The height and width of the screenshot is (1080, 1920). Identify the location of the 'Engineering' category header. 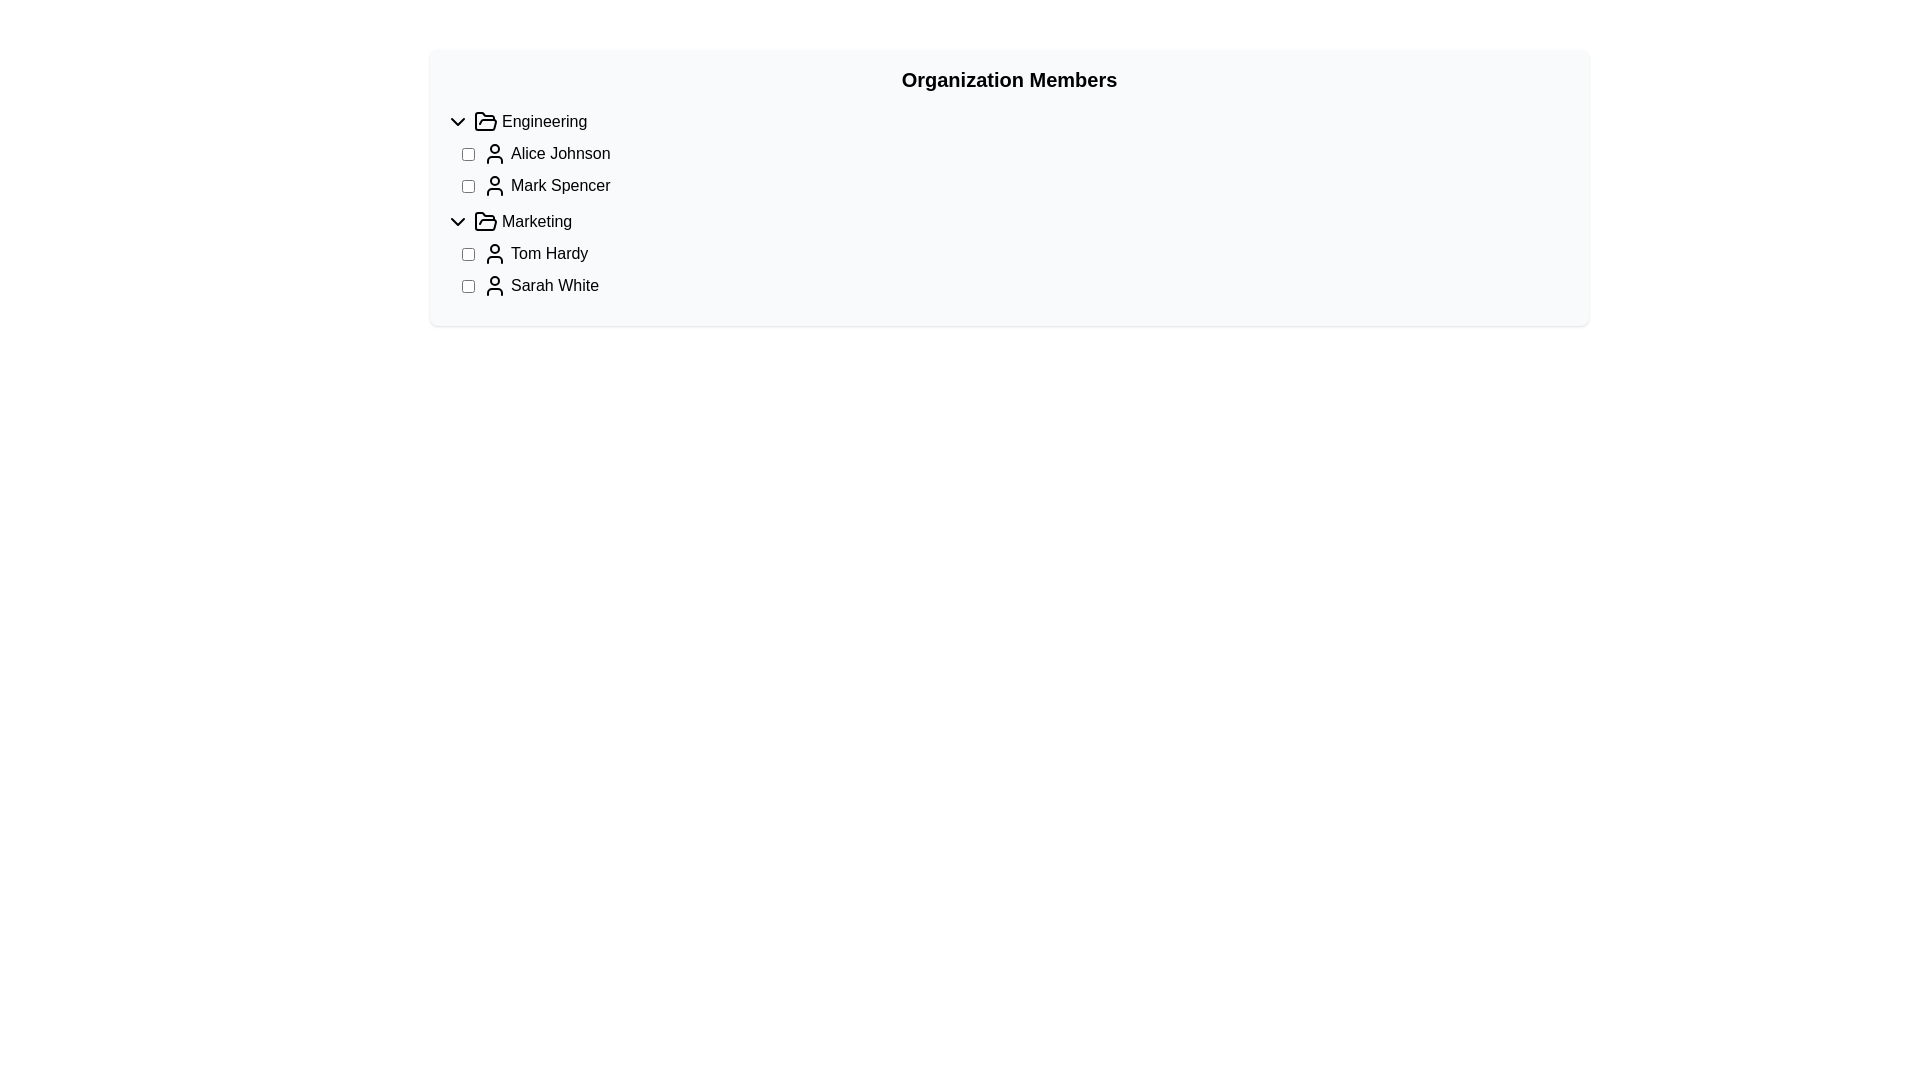
(516, 122).